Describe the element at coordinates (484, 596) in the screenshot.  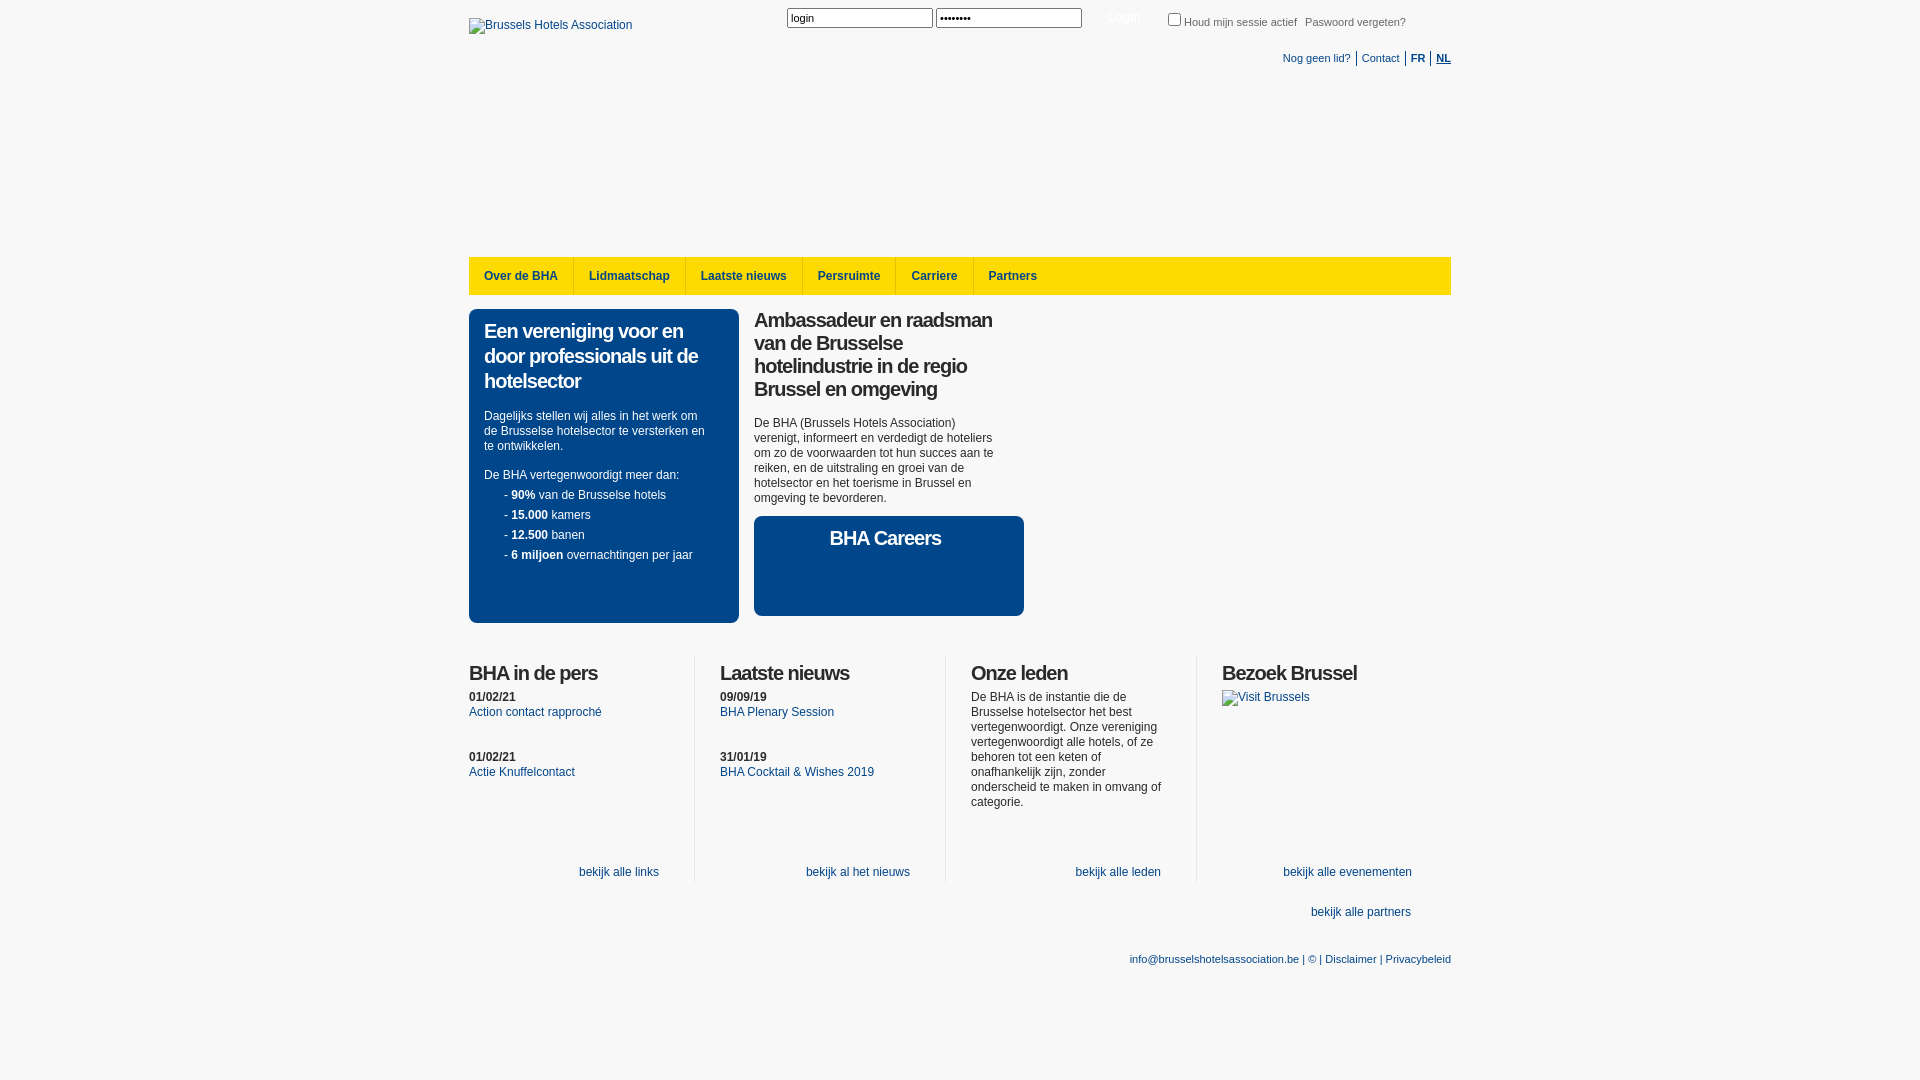
I see `'Lid worden'` at that location.